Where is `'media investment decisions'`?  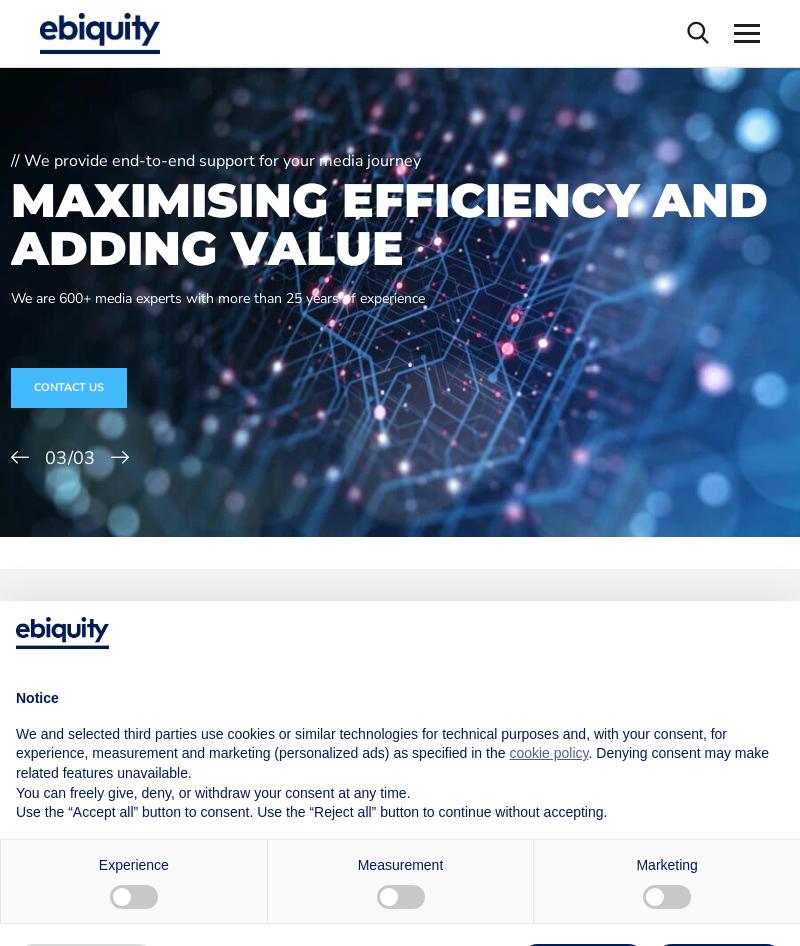
'media investment decisions' is located at coordinates (540, 736).